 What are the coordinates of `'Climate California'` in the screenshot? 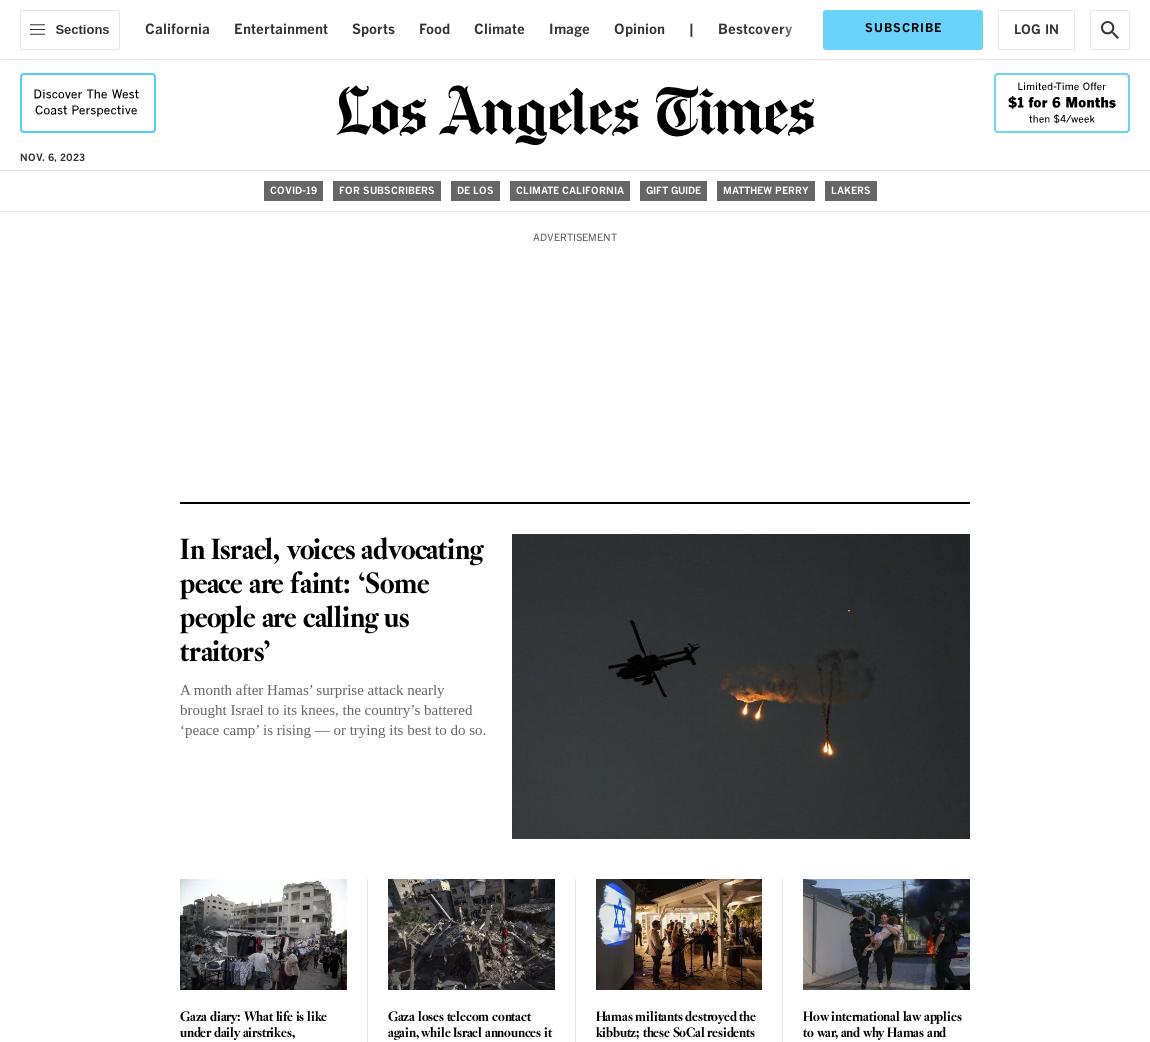 It's located at (569, 189).